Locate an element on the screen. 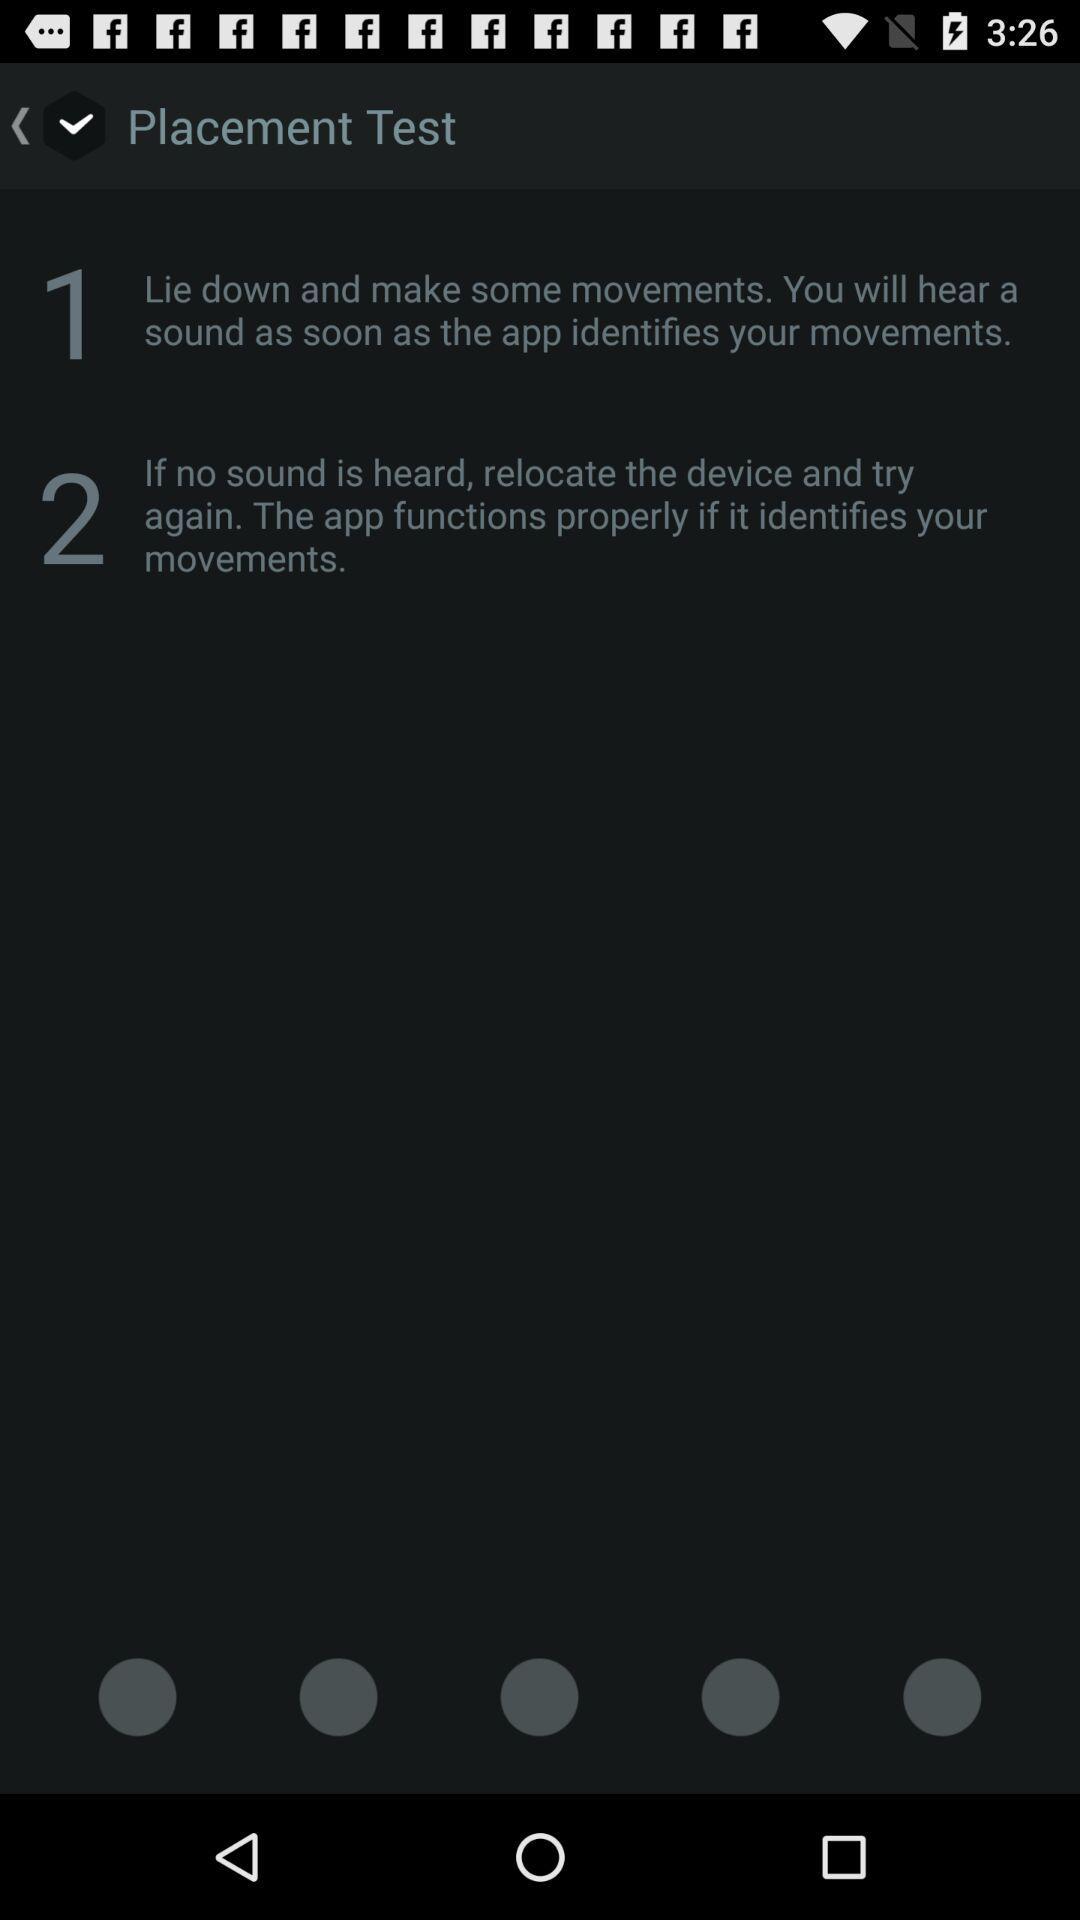 This screenshot has height=1920, width=1080. circle button at bottom right corner is located at coordinates (942, 1696).